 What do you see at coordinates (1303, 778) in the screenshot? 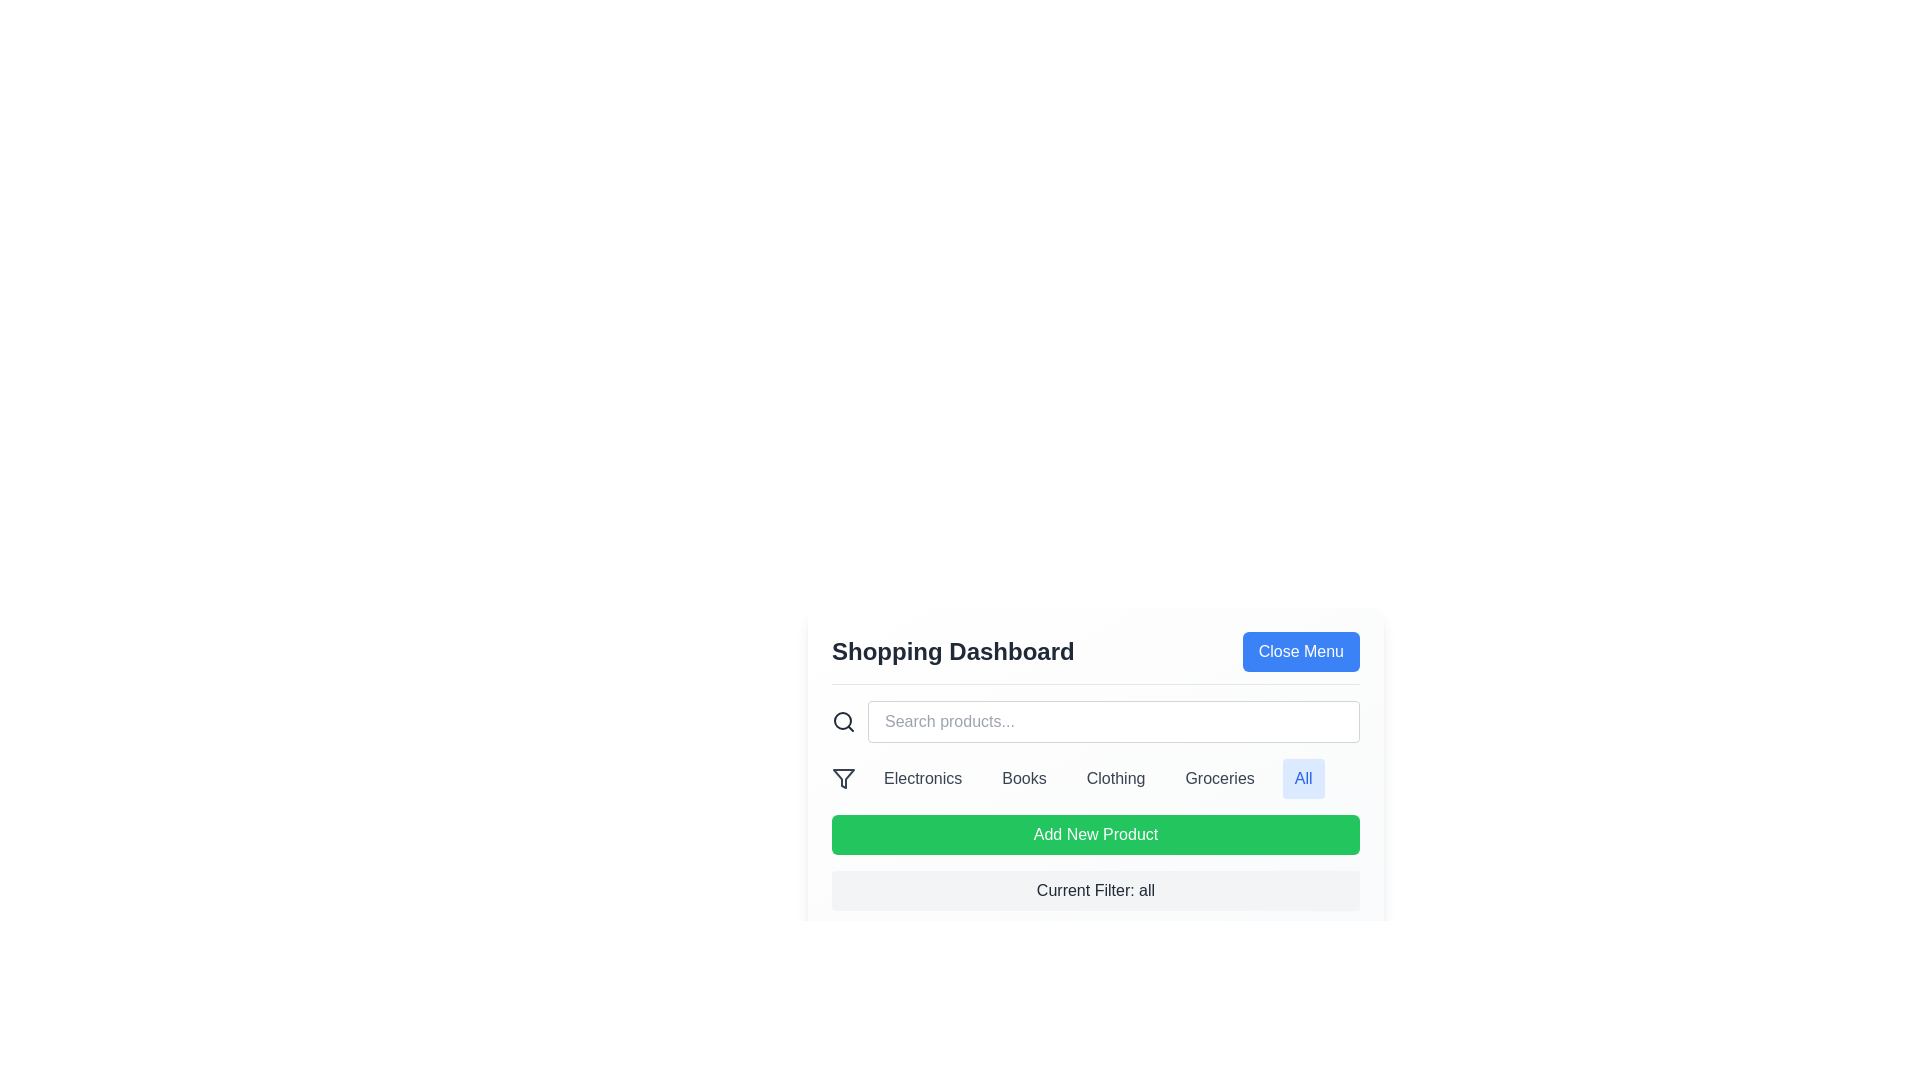
I see `the 'All' filter button, which is the fifth button in a row of filter buttons, located to the right of the 'Groceries' button, to trigger its hover effects` at bounding box center [1303, 778].